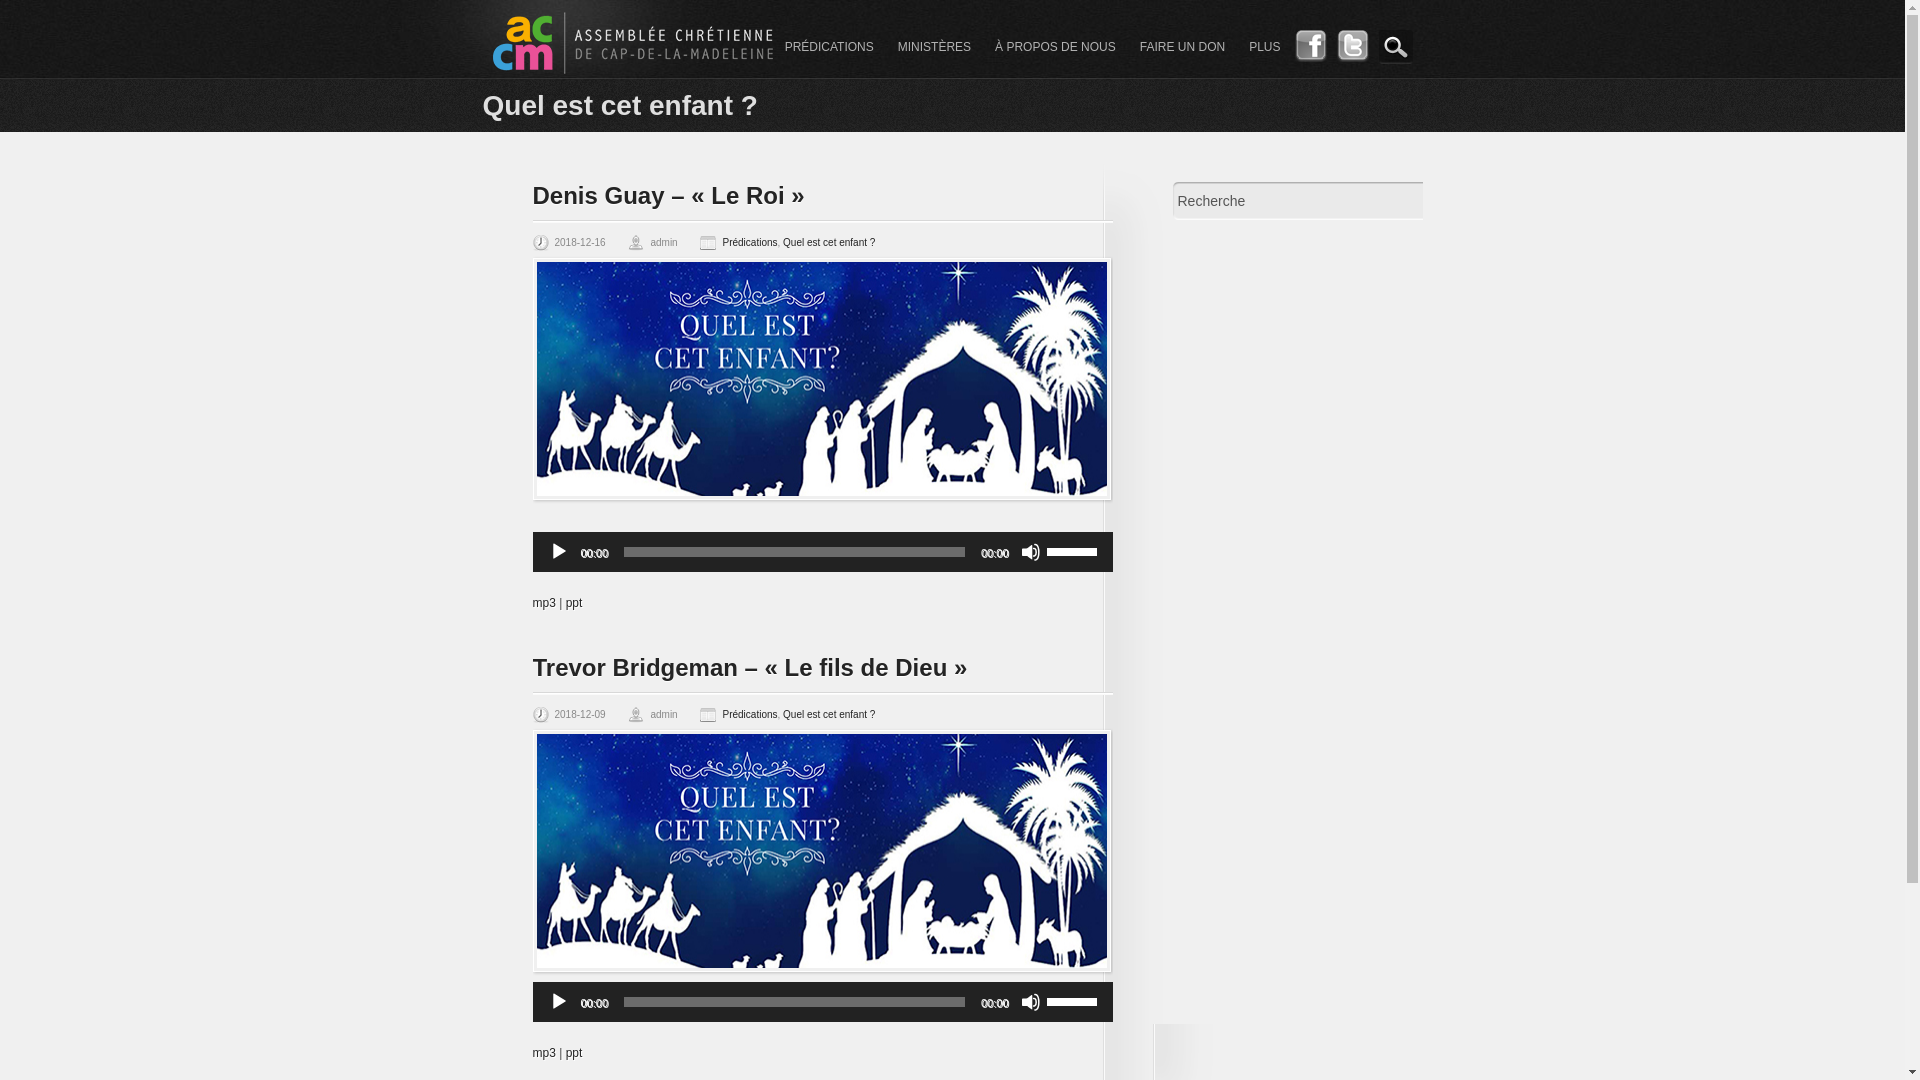 The image size is (1920, 1080). I want to click on 'ppt', so click(573, 1052).